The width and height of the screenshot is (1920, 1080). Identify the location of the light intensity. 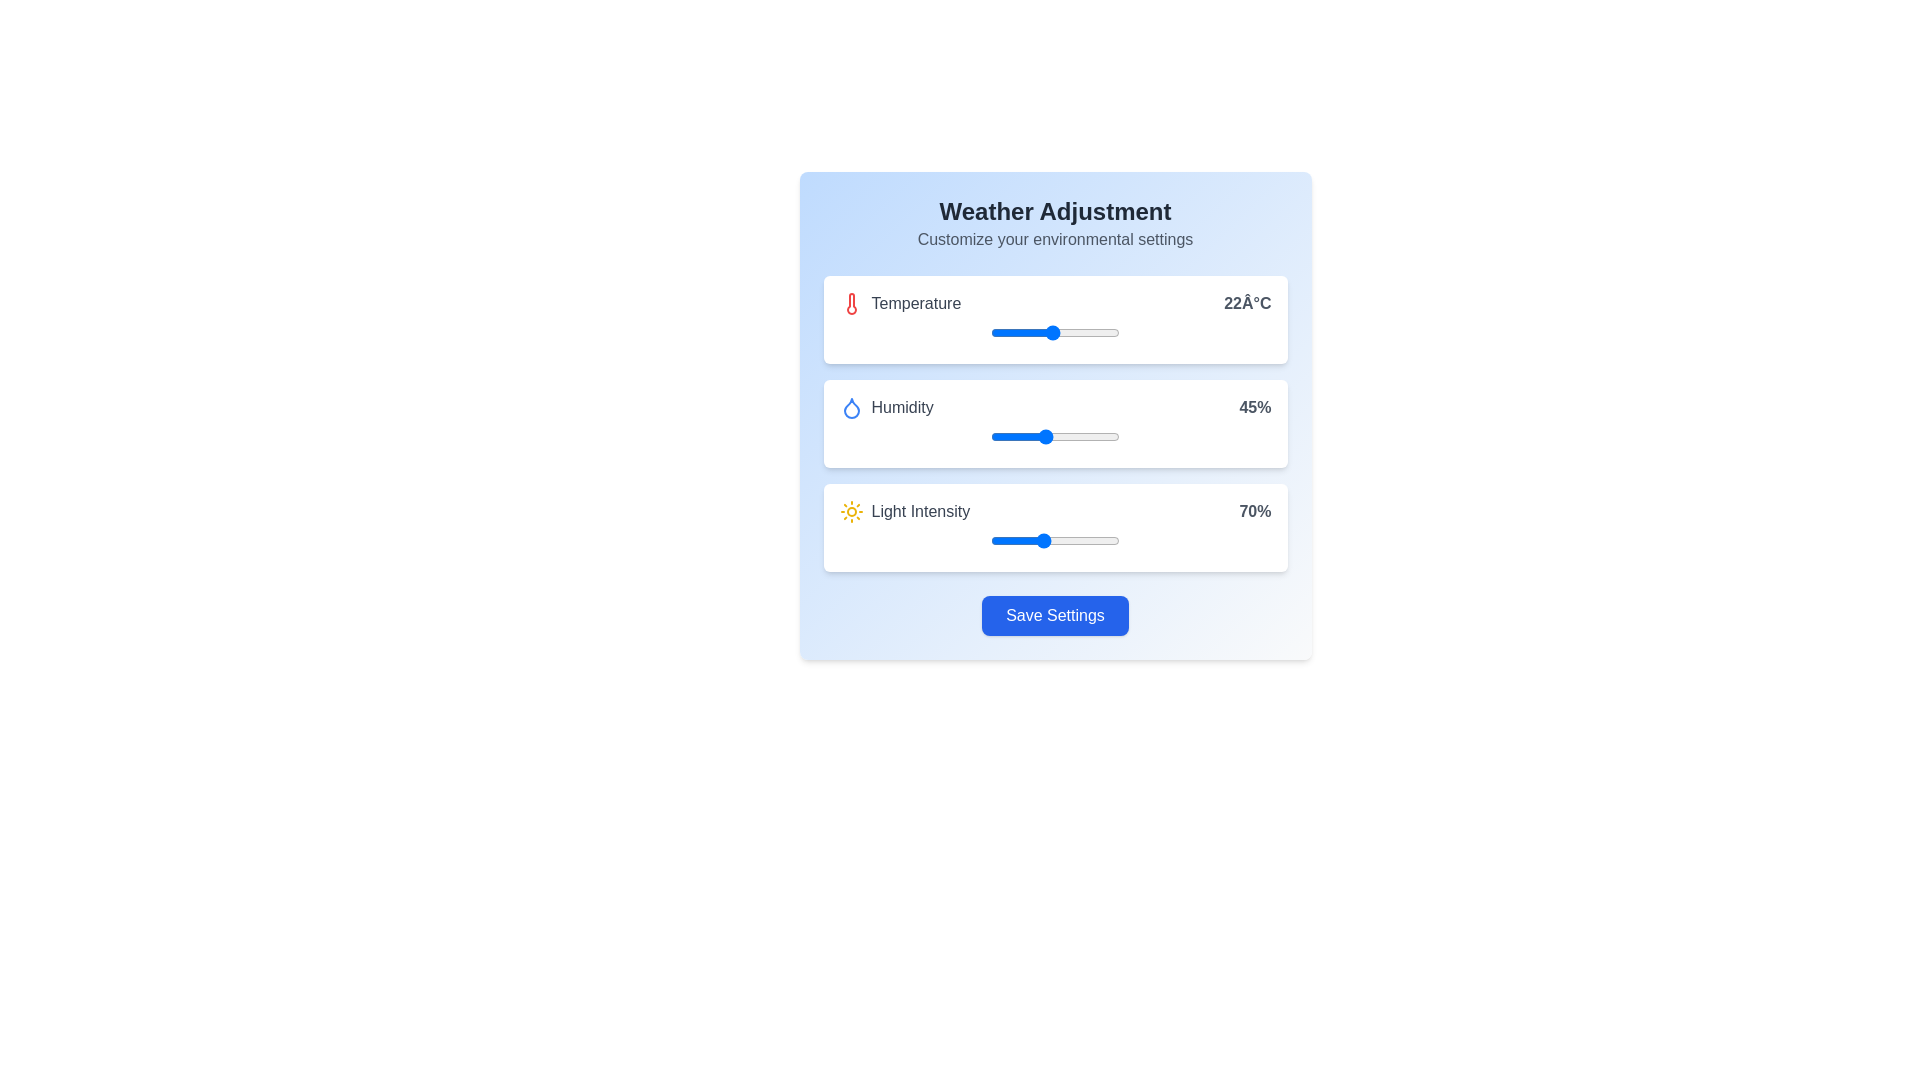
(1072, 540).